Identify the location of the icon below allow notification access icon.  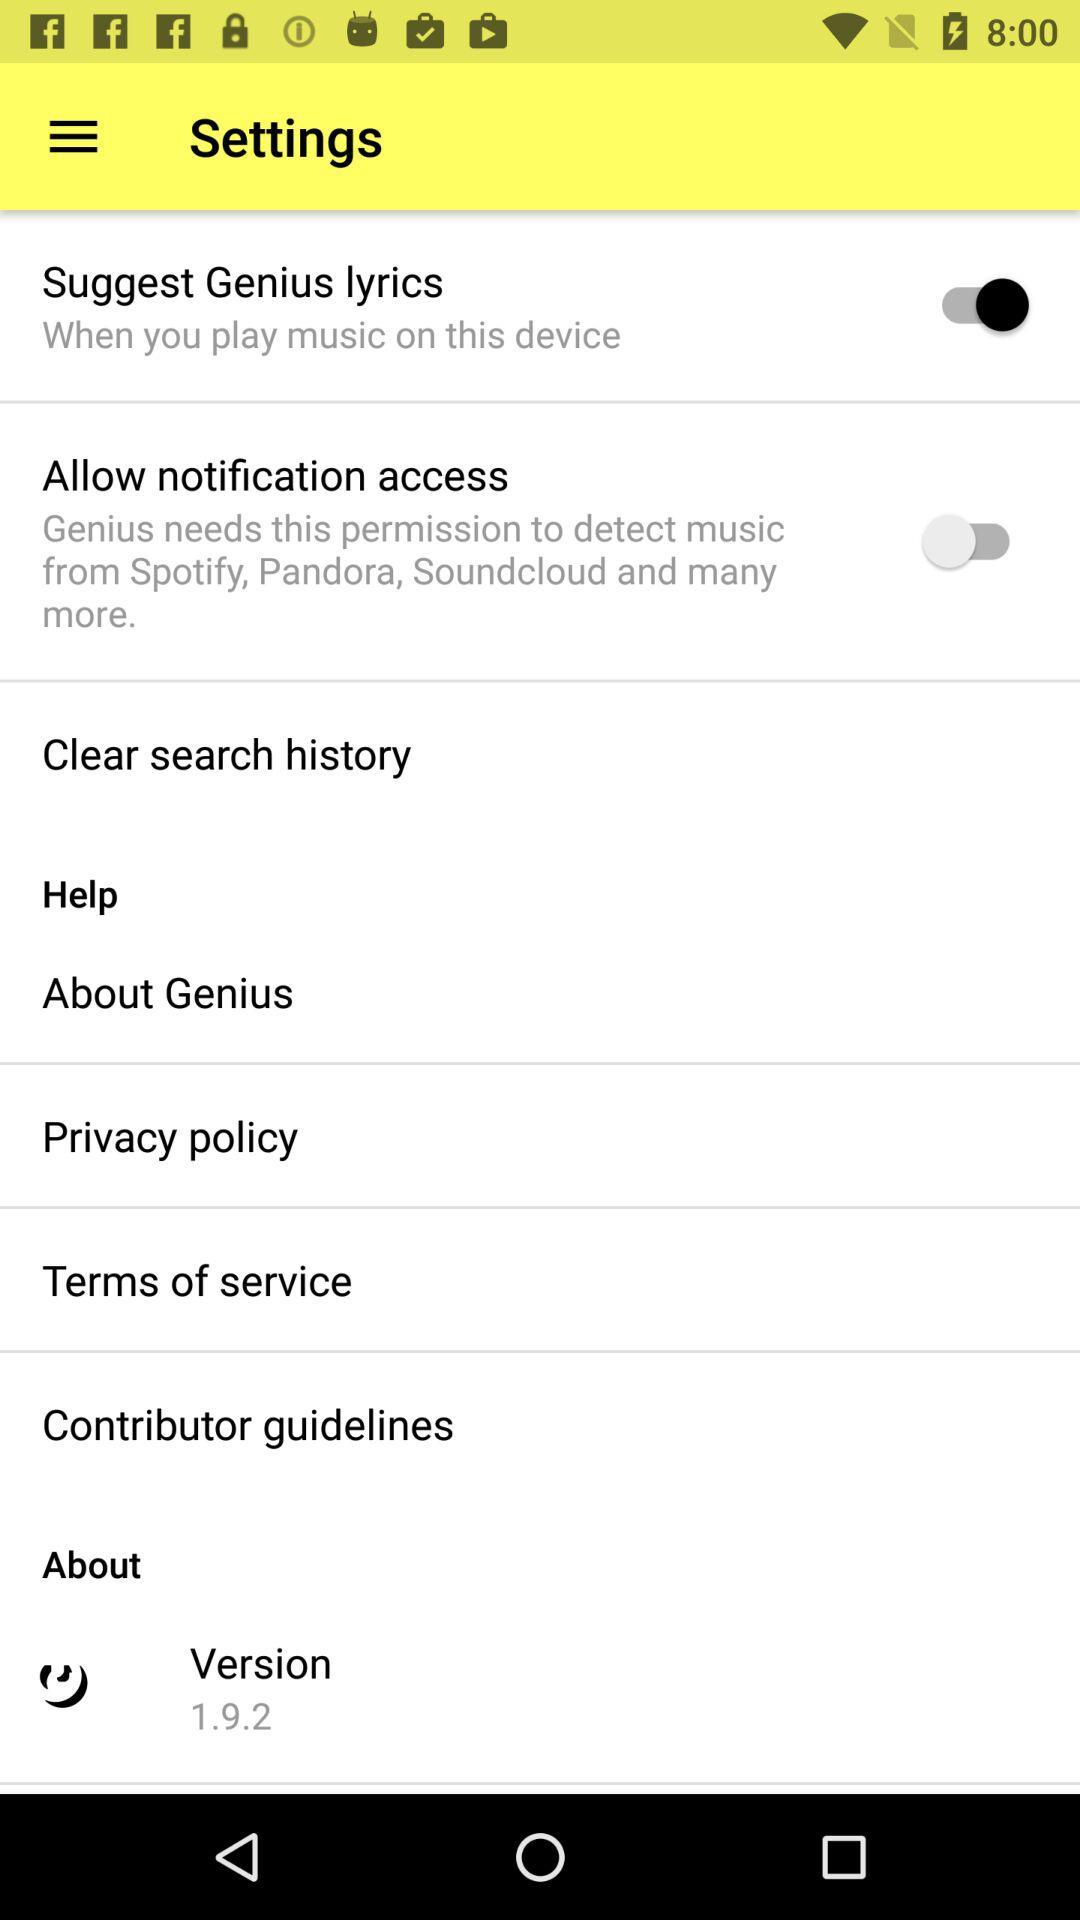
(456, 569).